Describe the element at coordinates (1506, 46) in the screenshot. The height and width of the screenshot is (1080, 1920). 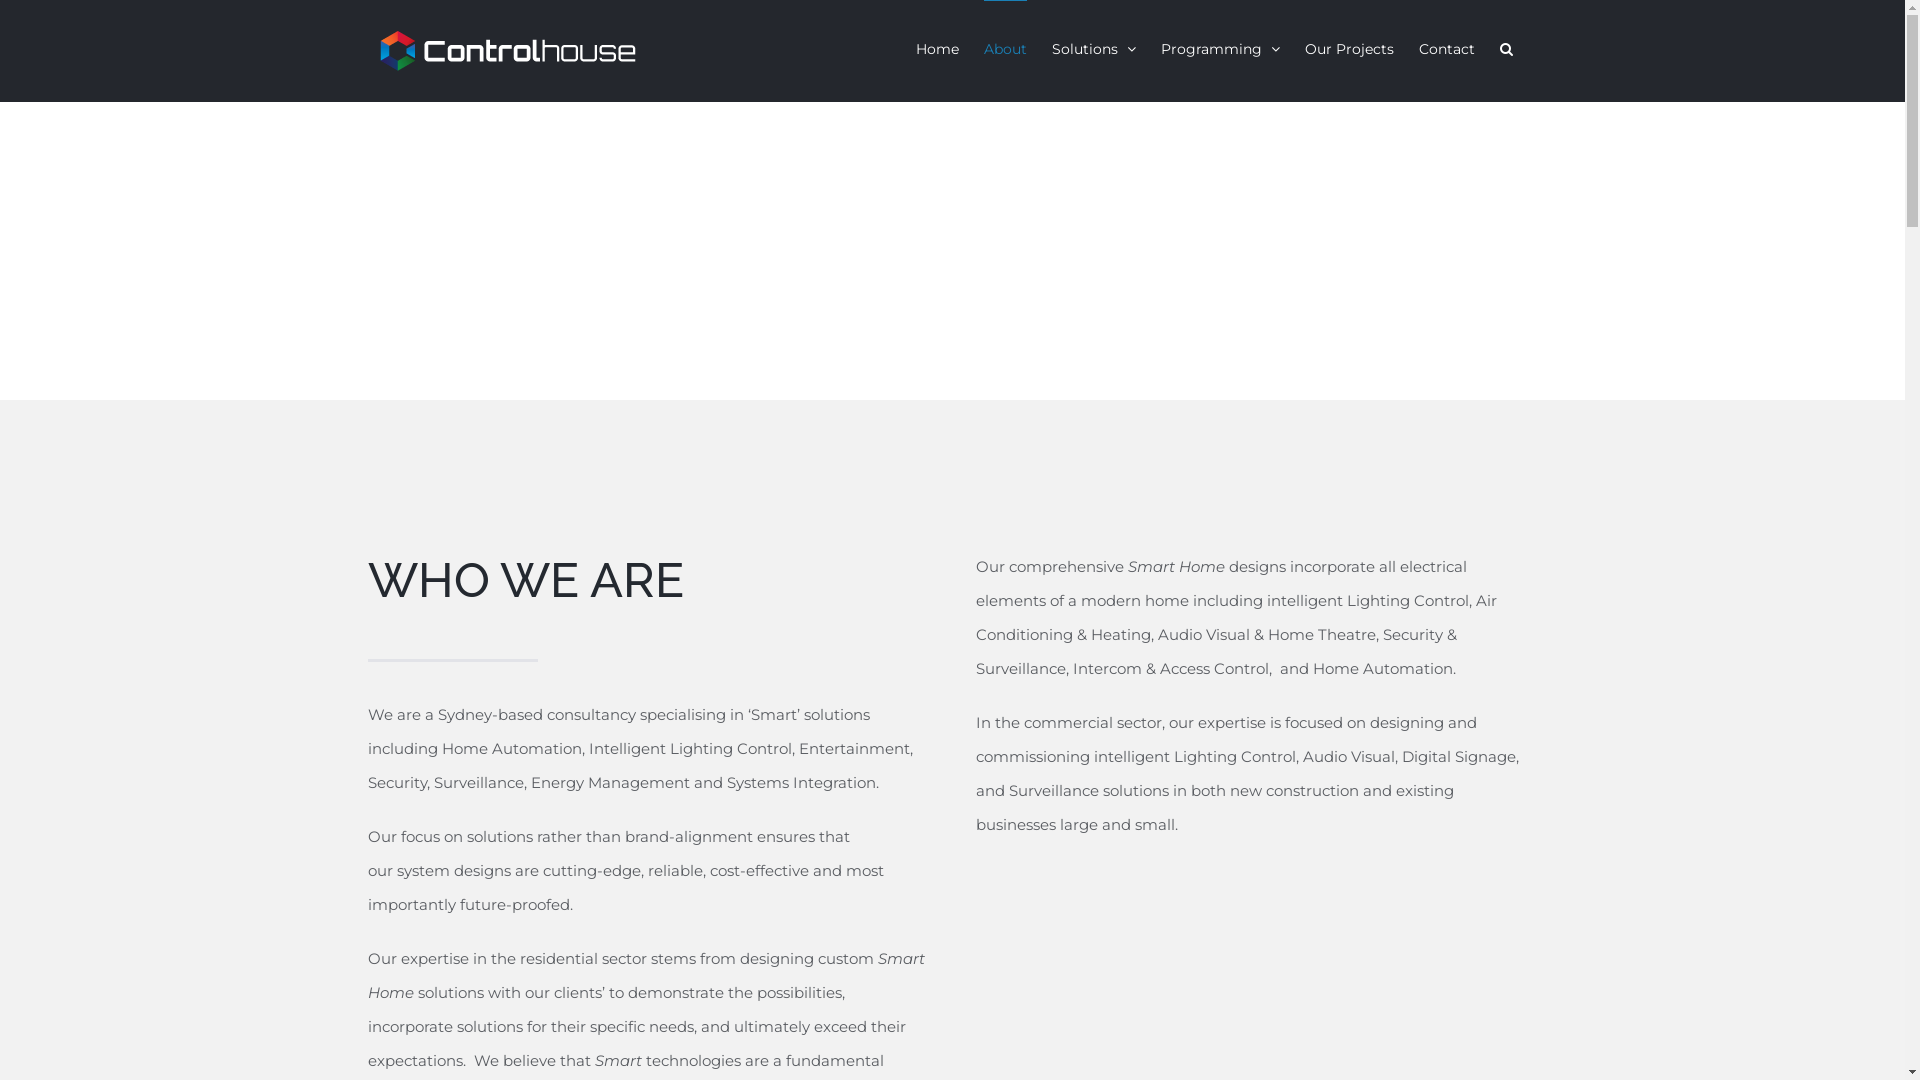
I see `'Search'` at that location.